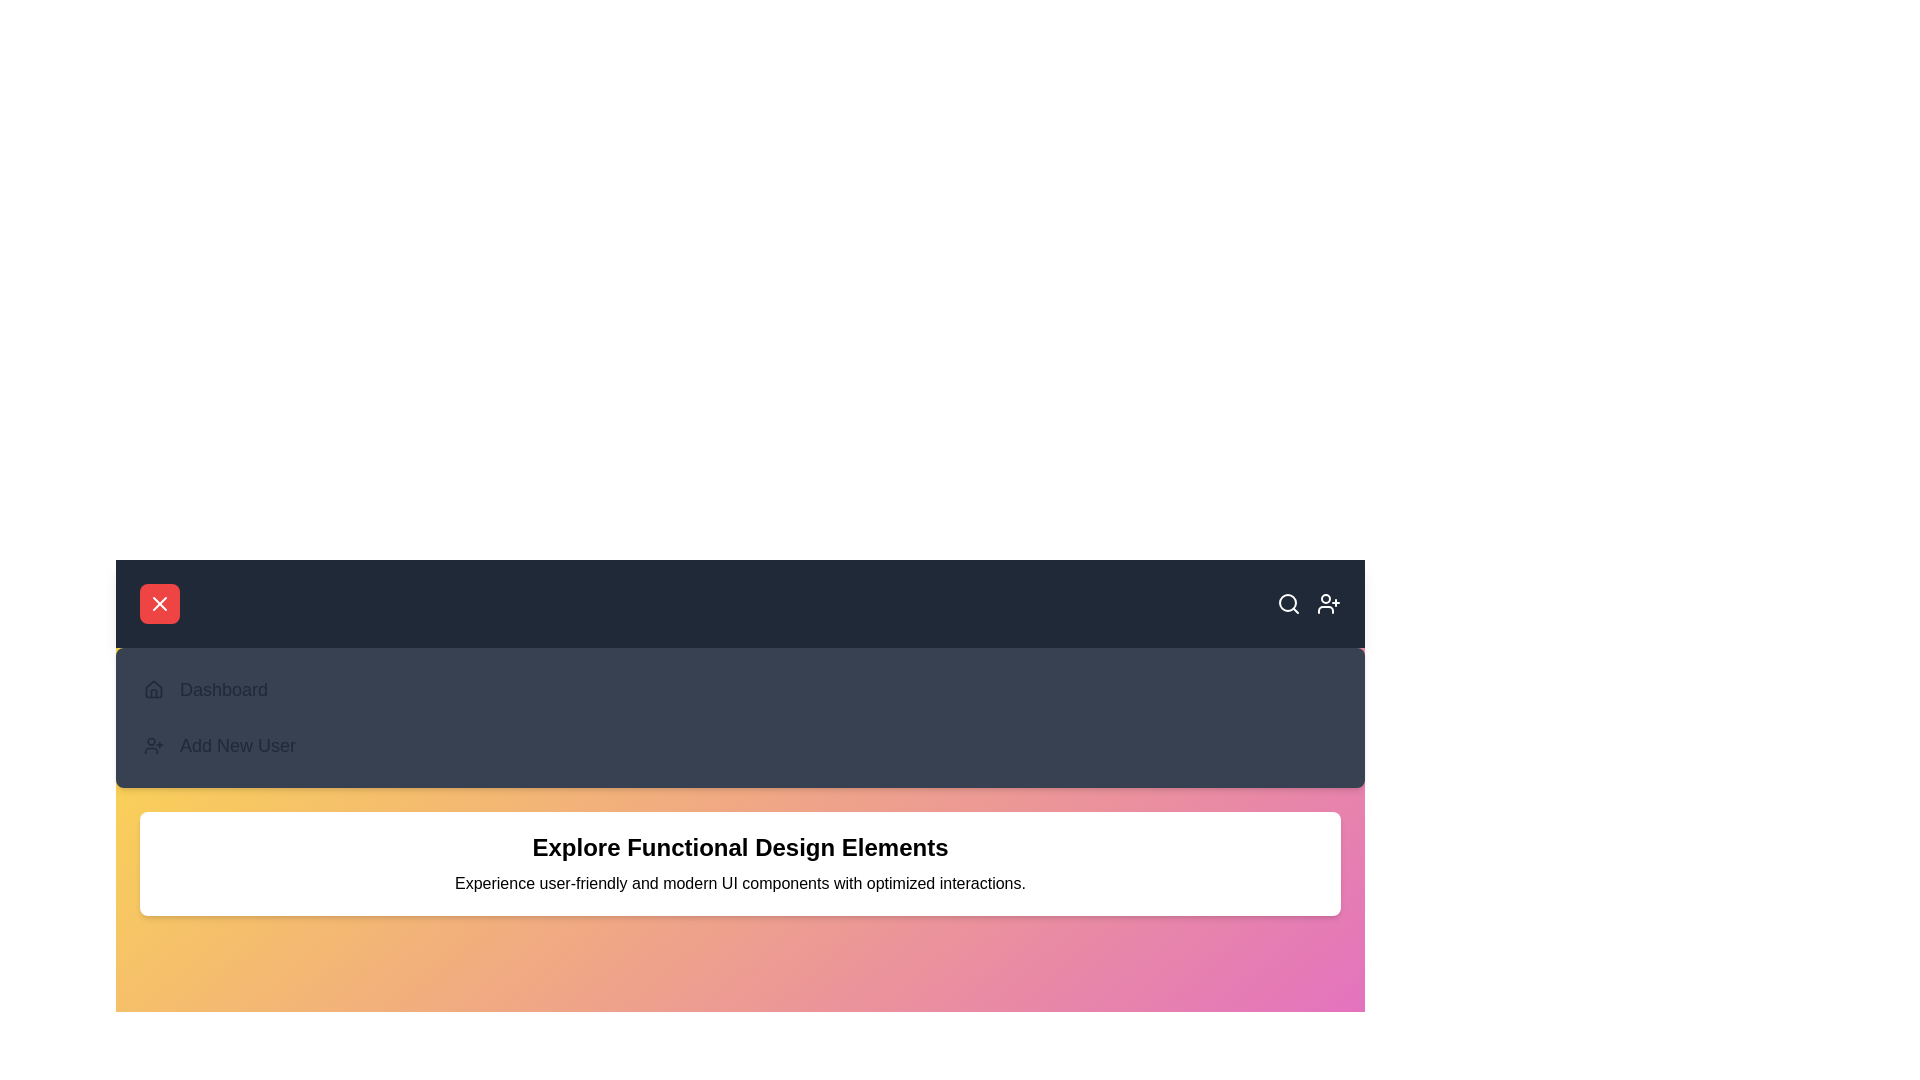 This screenshot has width=1920, height=1080. Describe the element at coordinates (224, 689) in the screenshot. I see `the 'Dashboard' menu item in the navigation bar` at that location.